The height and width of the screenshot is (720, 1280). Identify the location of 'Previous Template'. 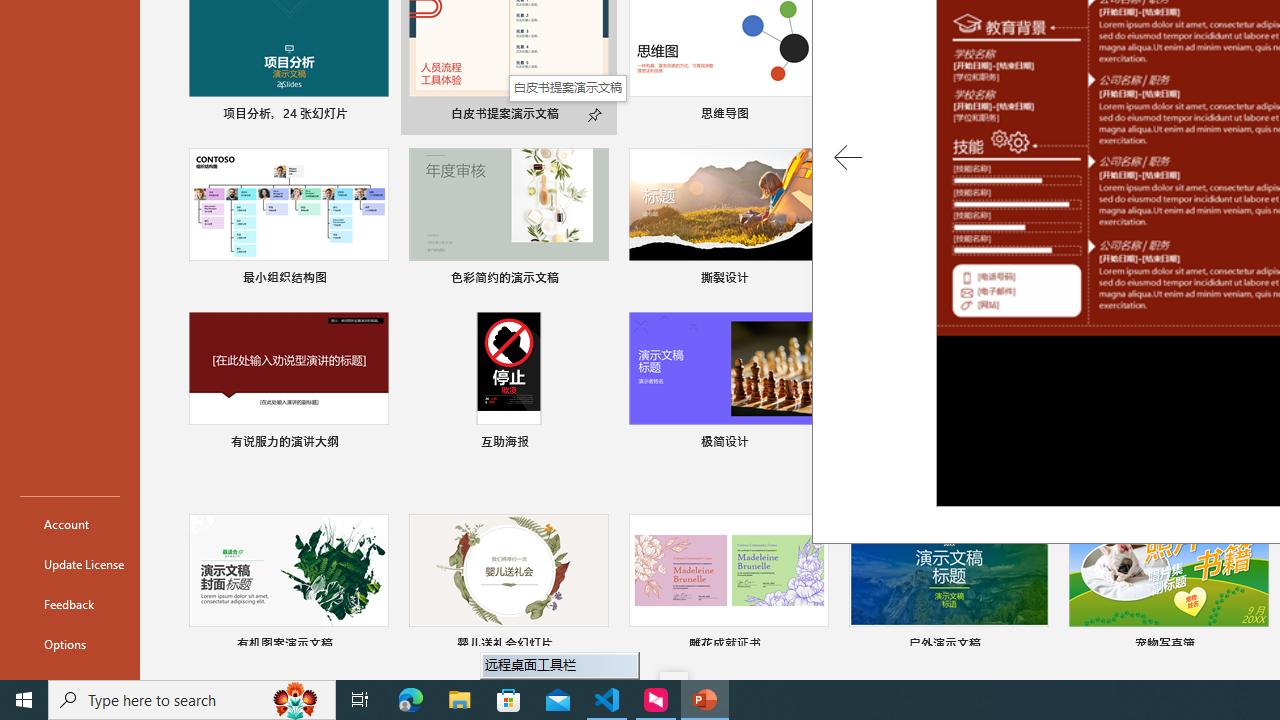
(848, 157).